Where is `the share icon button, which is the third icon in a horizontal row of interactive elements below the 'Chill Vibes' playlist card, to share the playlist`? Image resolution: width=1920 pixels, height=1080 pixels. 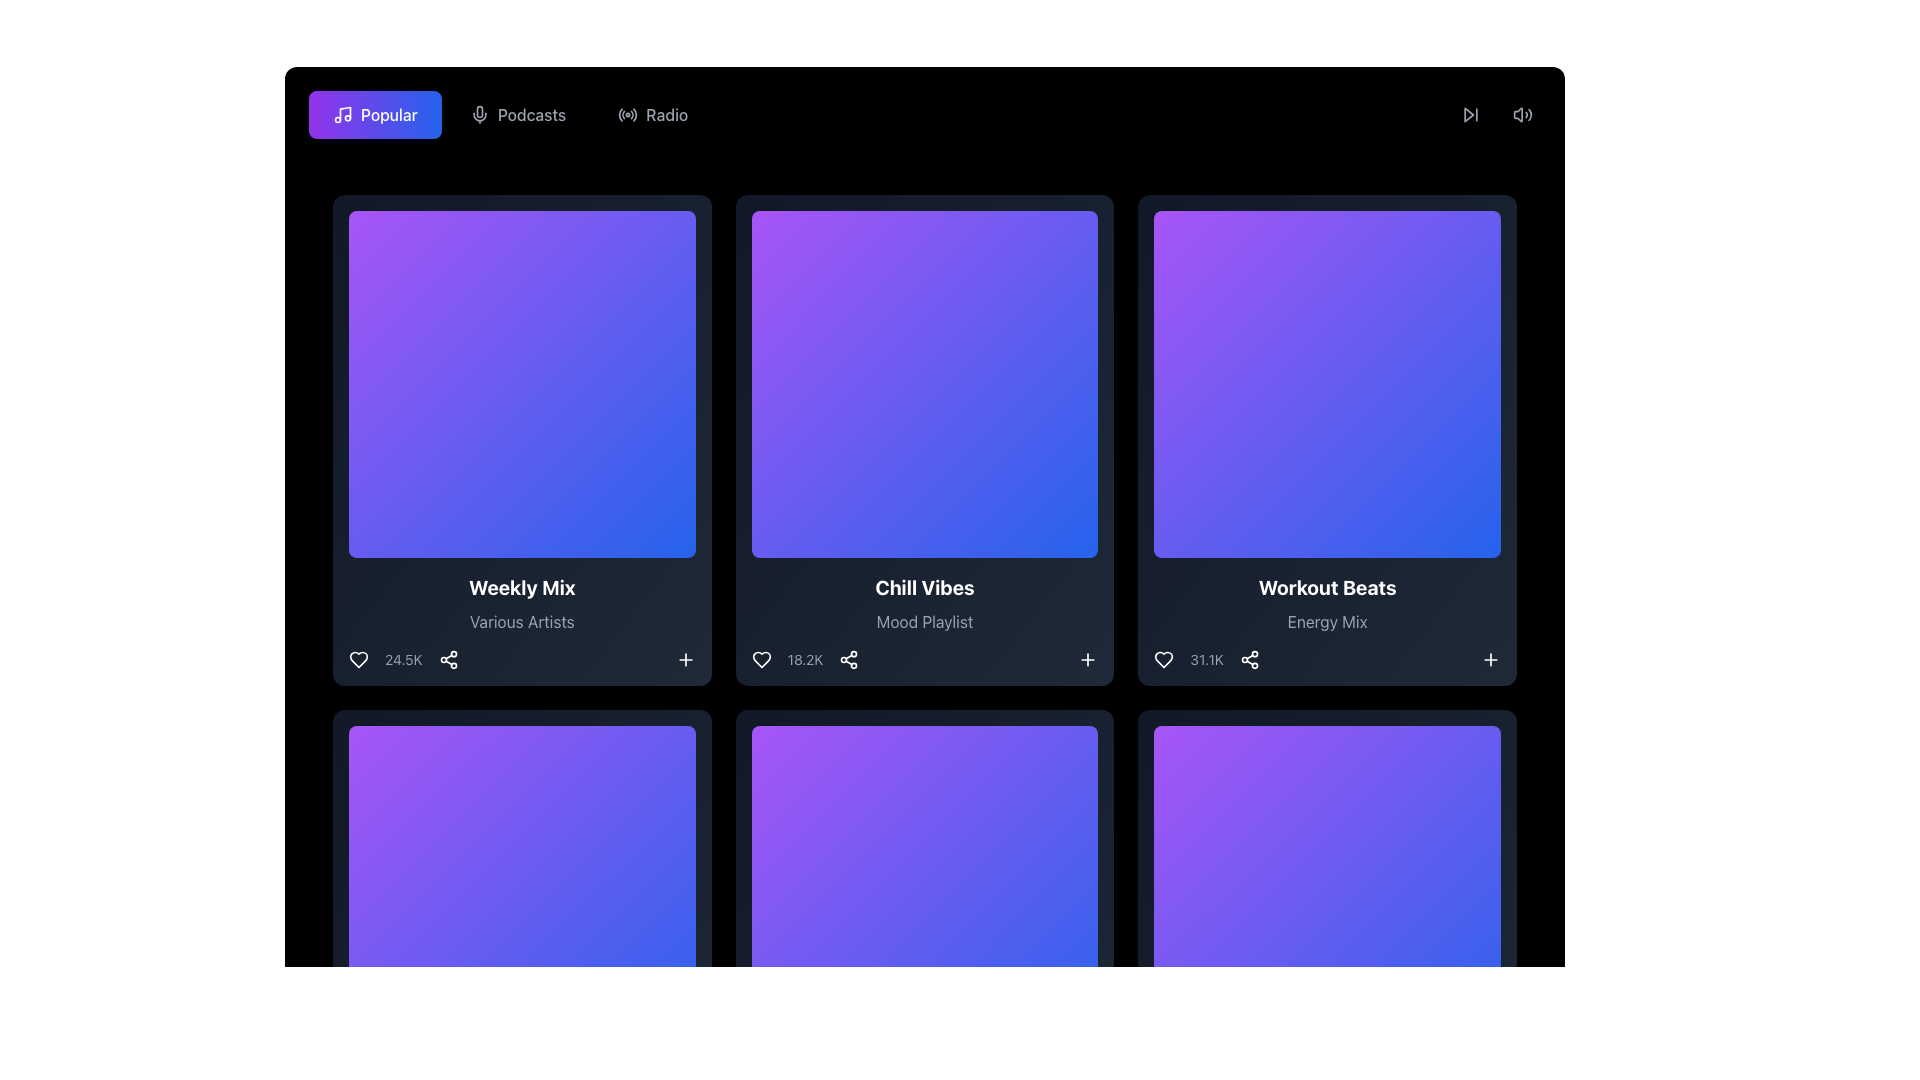 the share icon button, which is the third icon in a horizontal row of interactive elements below the 'Chill Vibes' playlist card, to share the playlist is located at coordinates (849, 659).